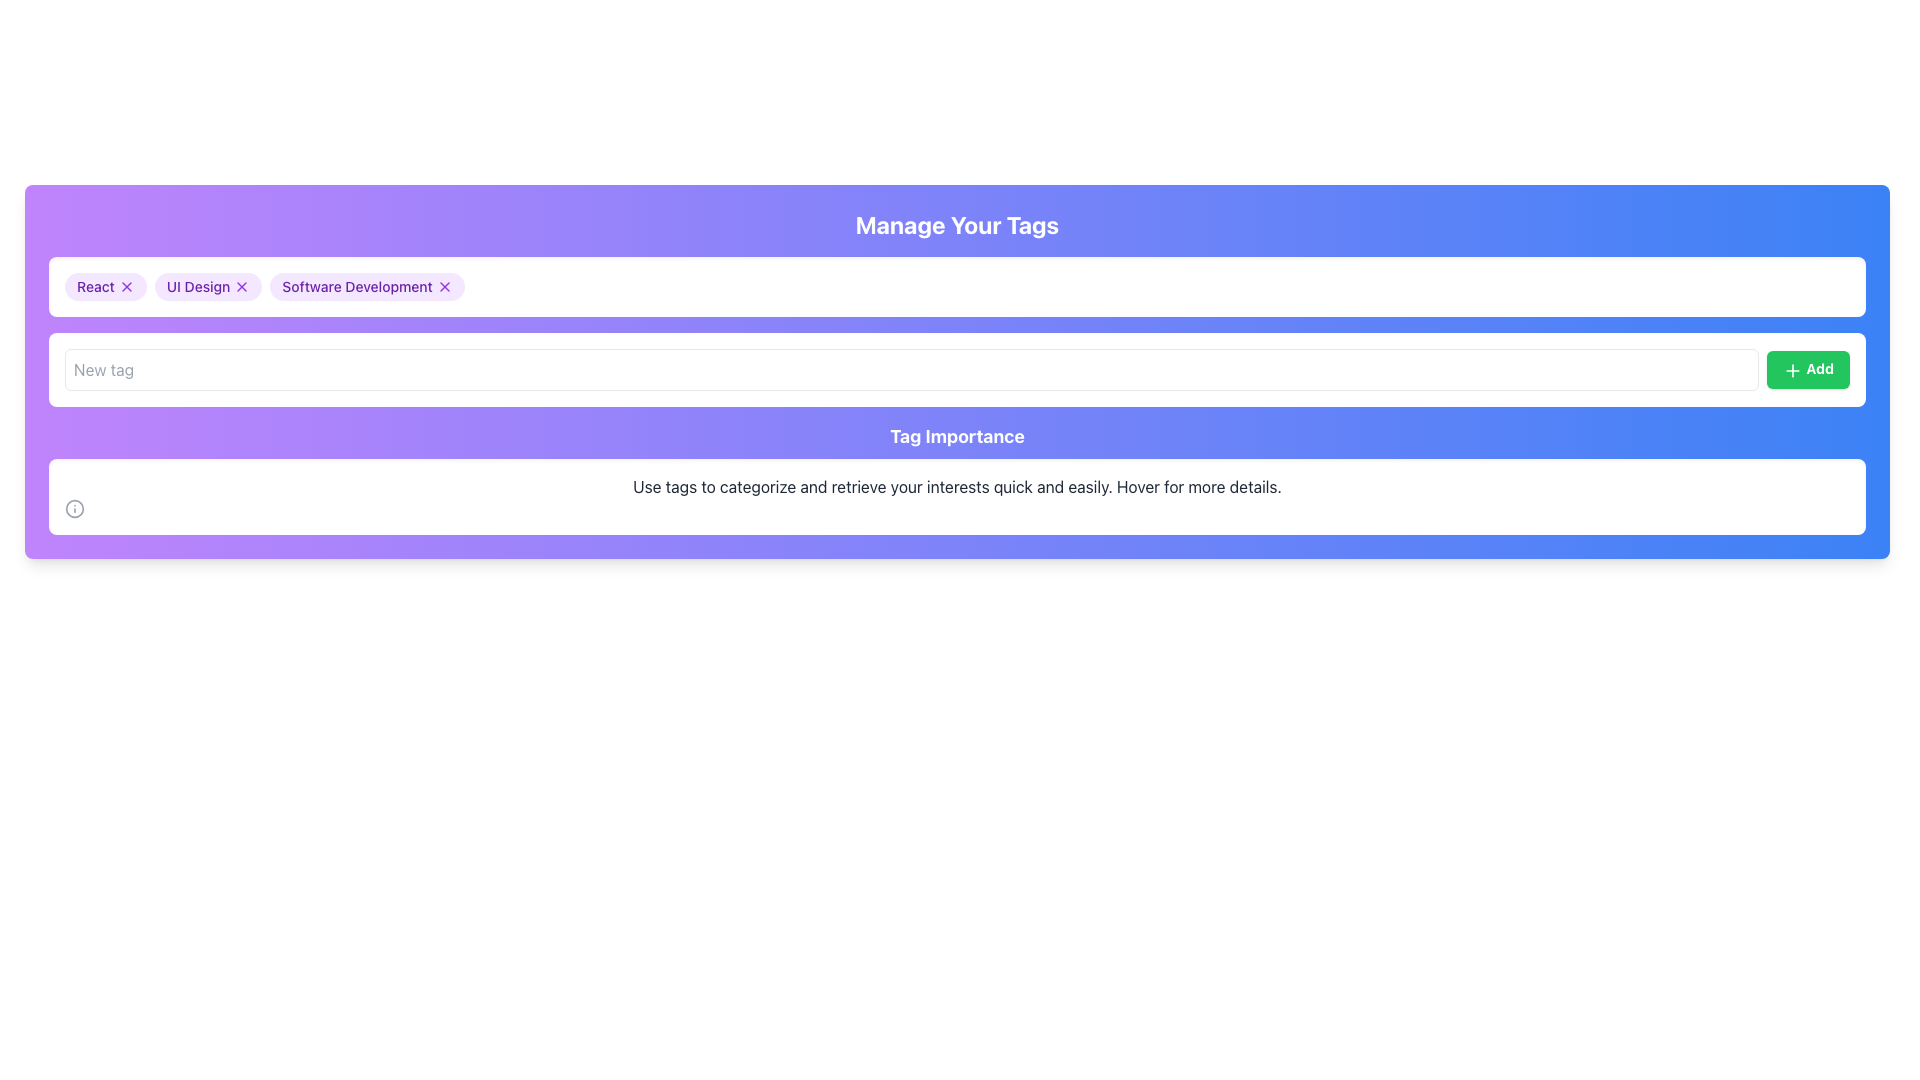 The image size is (1920, 1080). What do you see at coordinates (208, 286) in the screenshot?
I see `the second tag labeled 'UI Design'` at bounding box center [208, 286].